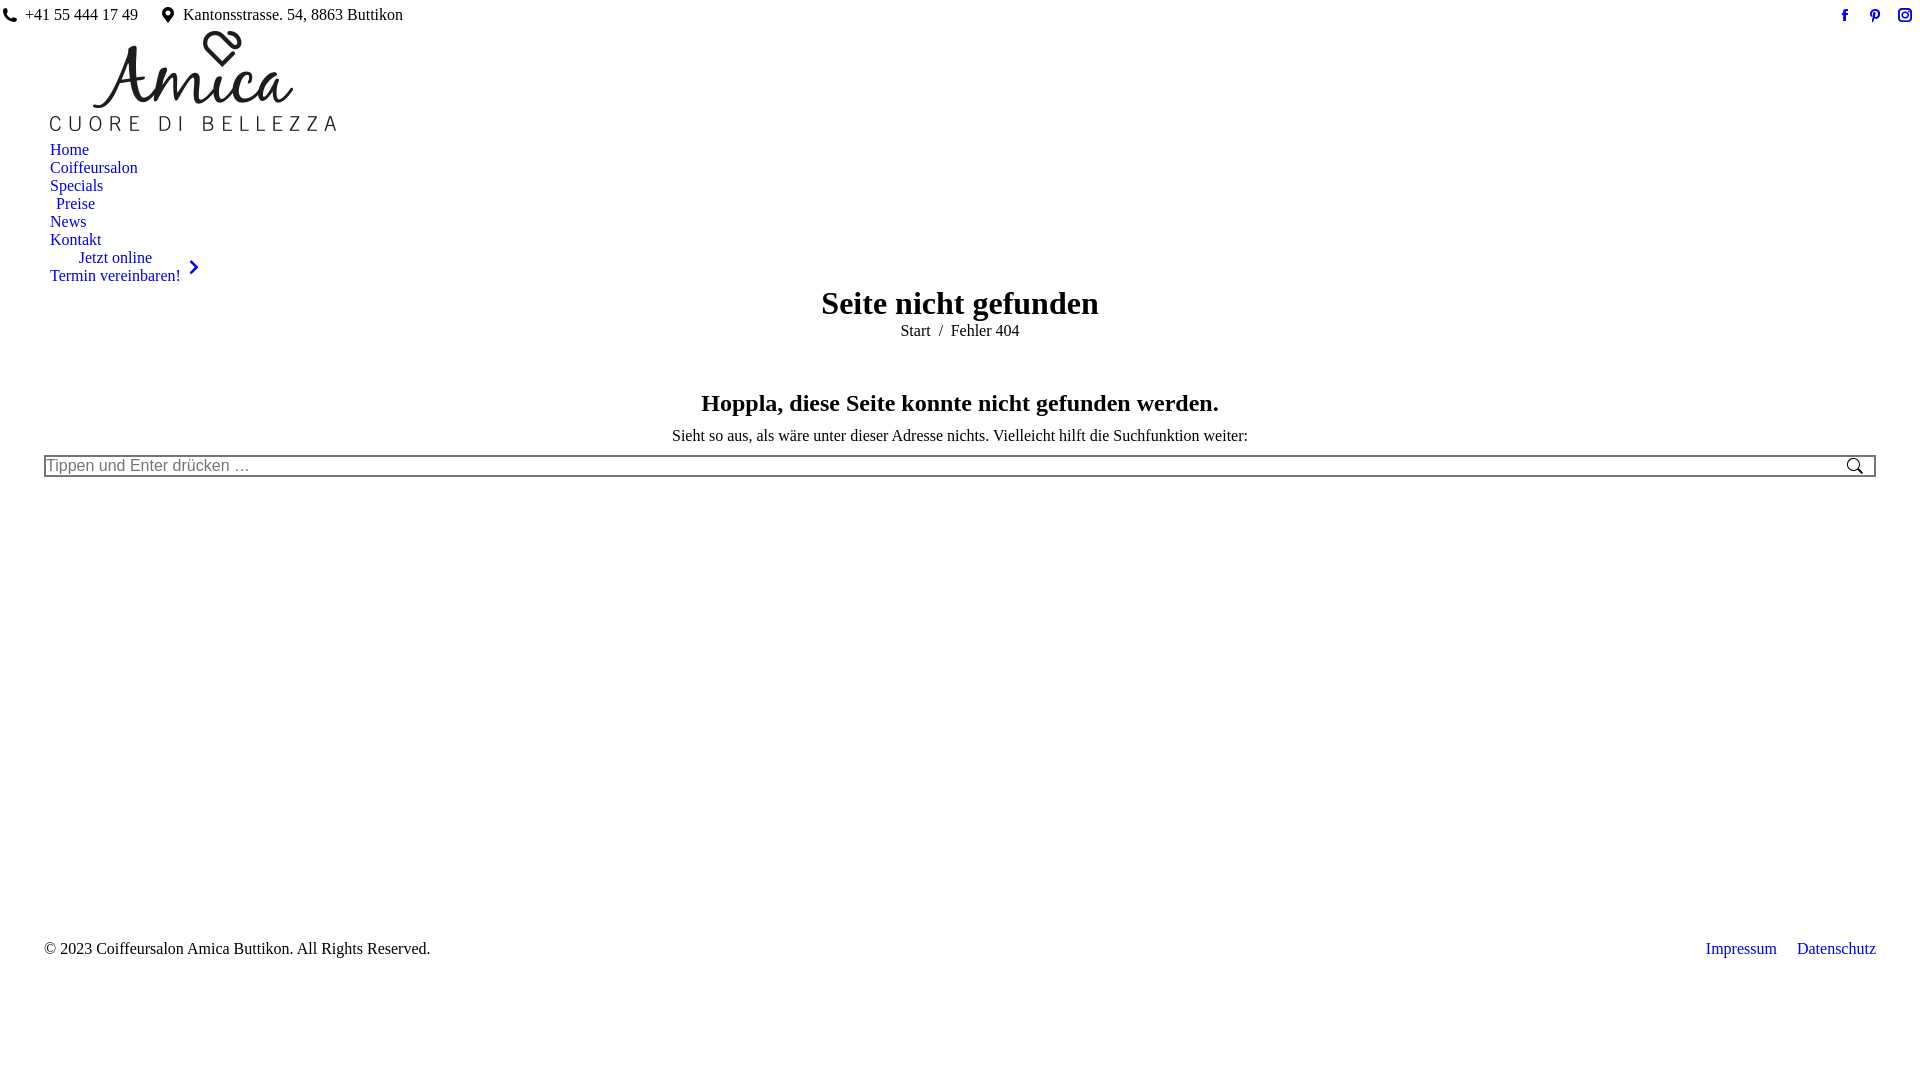  What do you see at coordinates (914, 329) in the screenshot?
I see `'Start'` at bounding box center [914, 329].